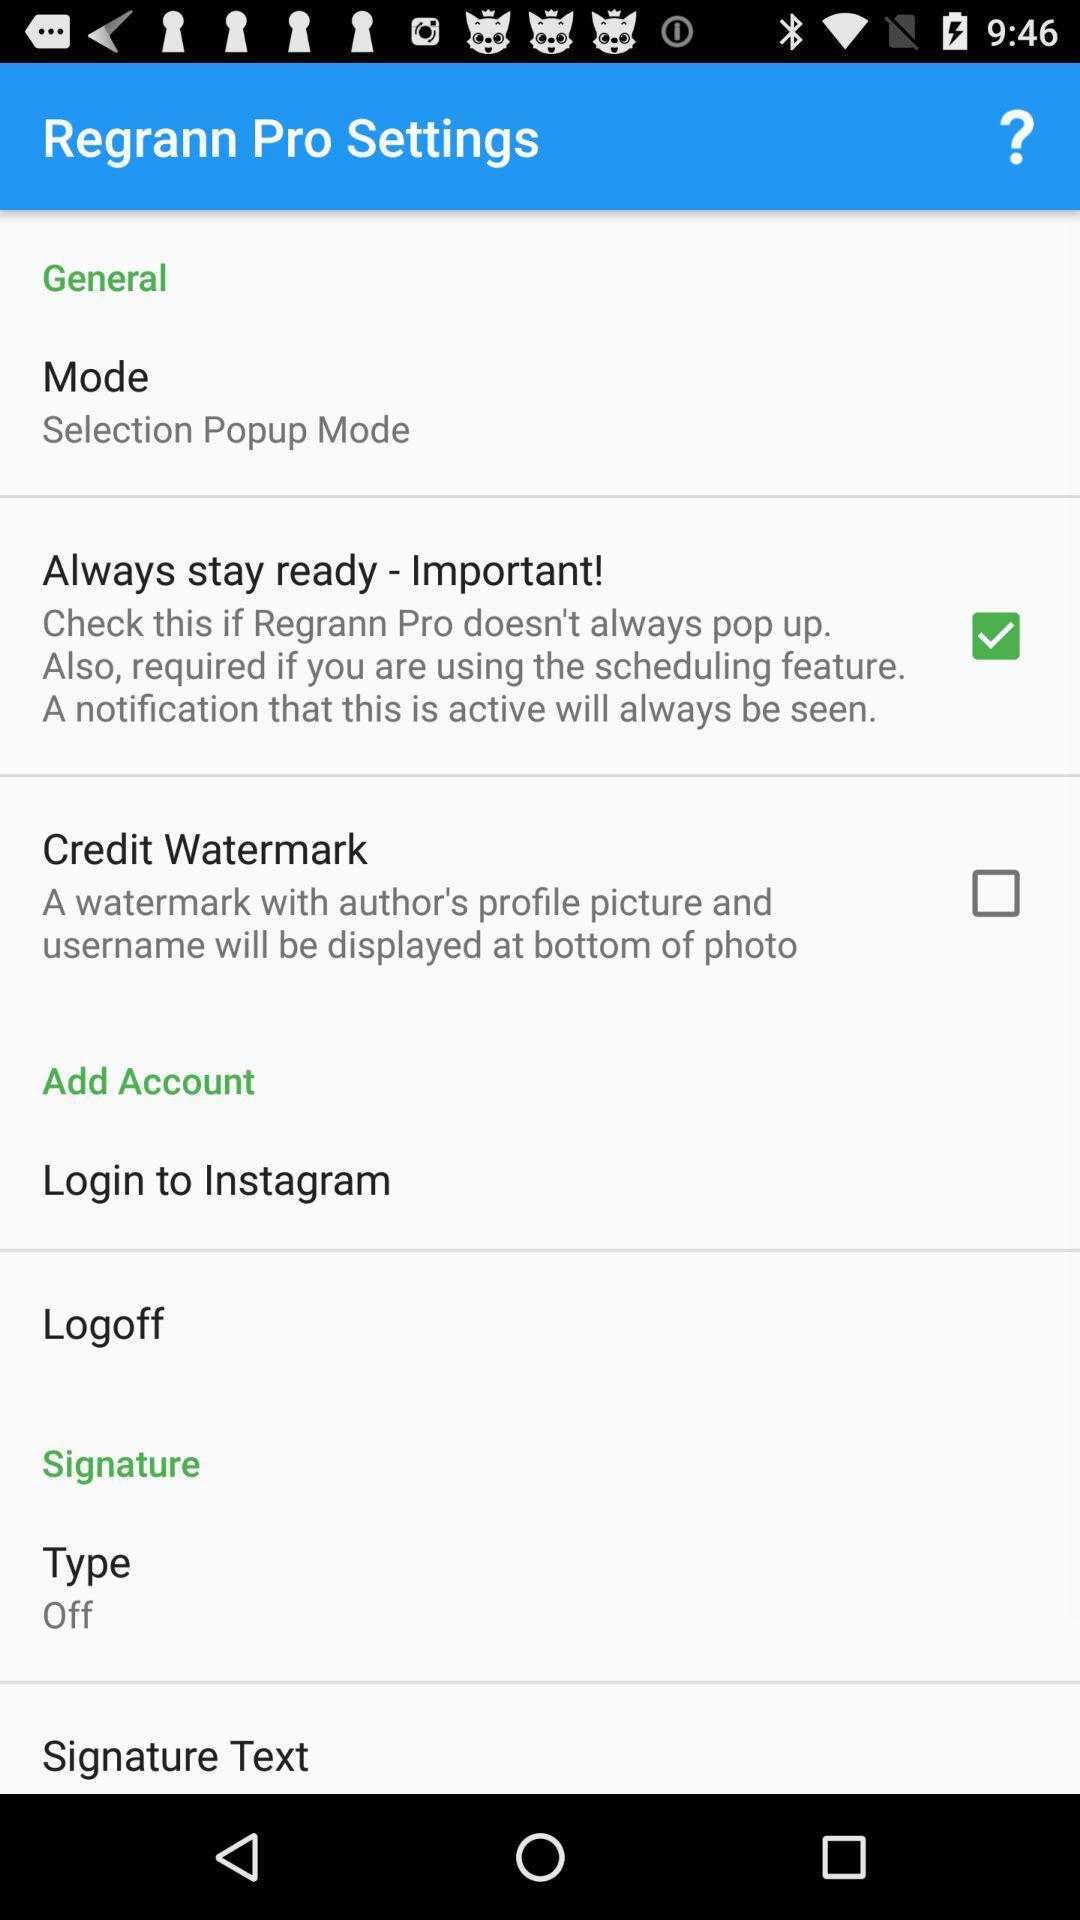 Image resolution: width=1080 pixels, height=1920 pixels. Describe the element at coordinates (477, 921) in the screenshot. I see `the item below the credit watermark icon` at that location.